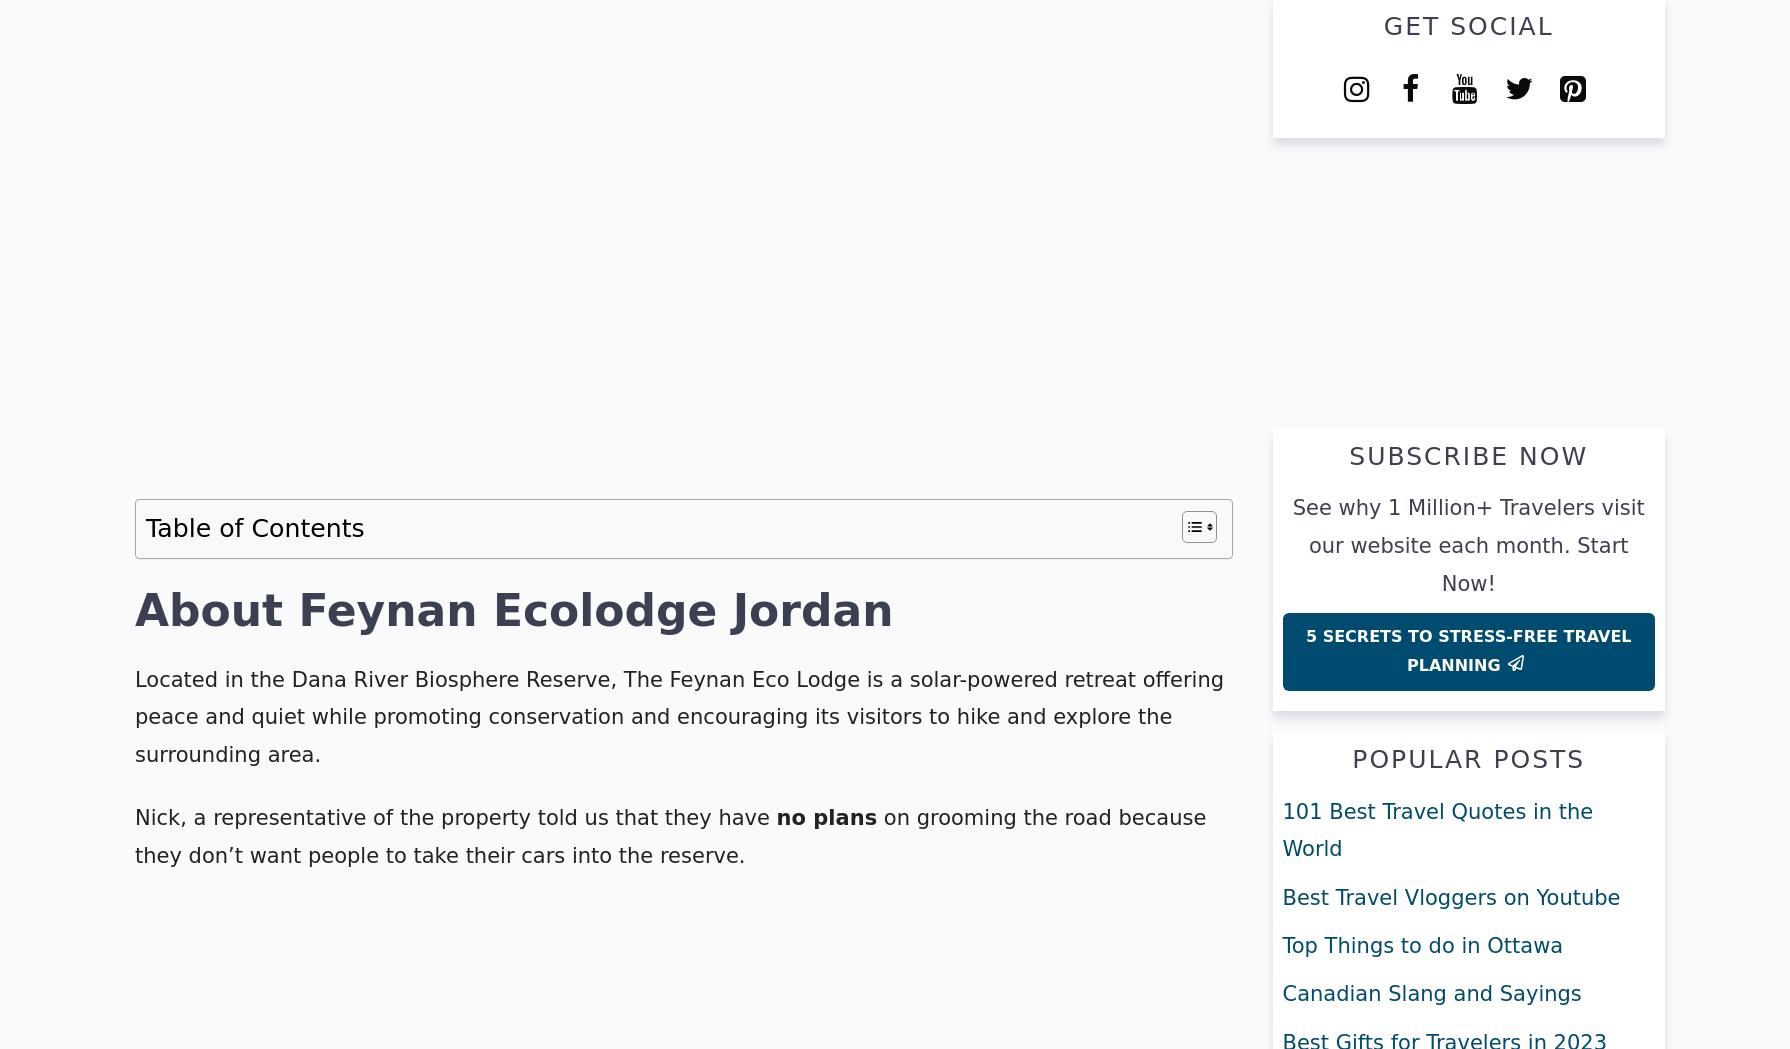 This screenshot has height=1049, width=1790. I want to click on 'Get Social', so click(1466, 25).